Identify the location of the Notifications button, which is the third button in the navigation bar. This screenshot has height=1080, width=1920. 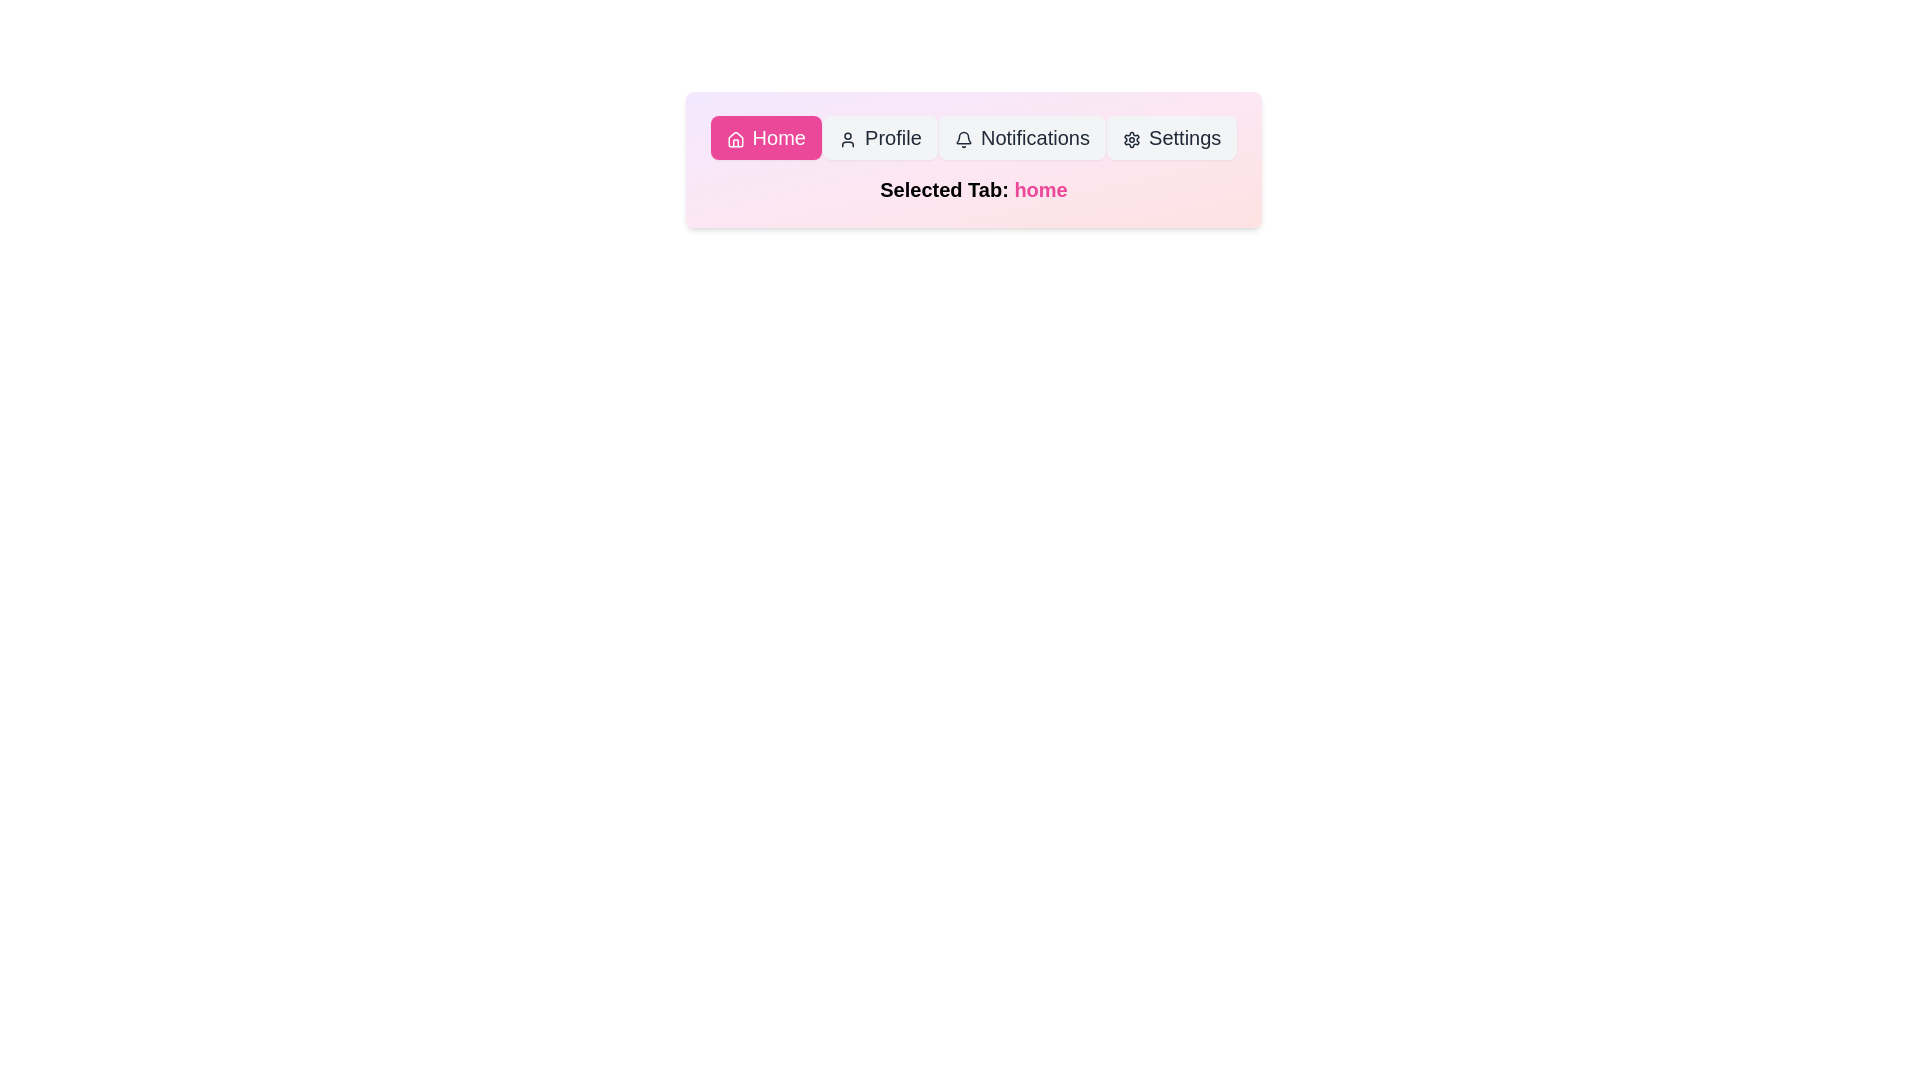
(1022, 137).